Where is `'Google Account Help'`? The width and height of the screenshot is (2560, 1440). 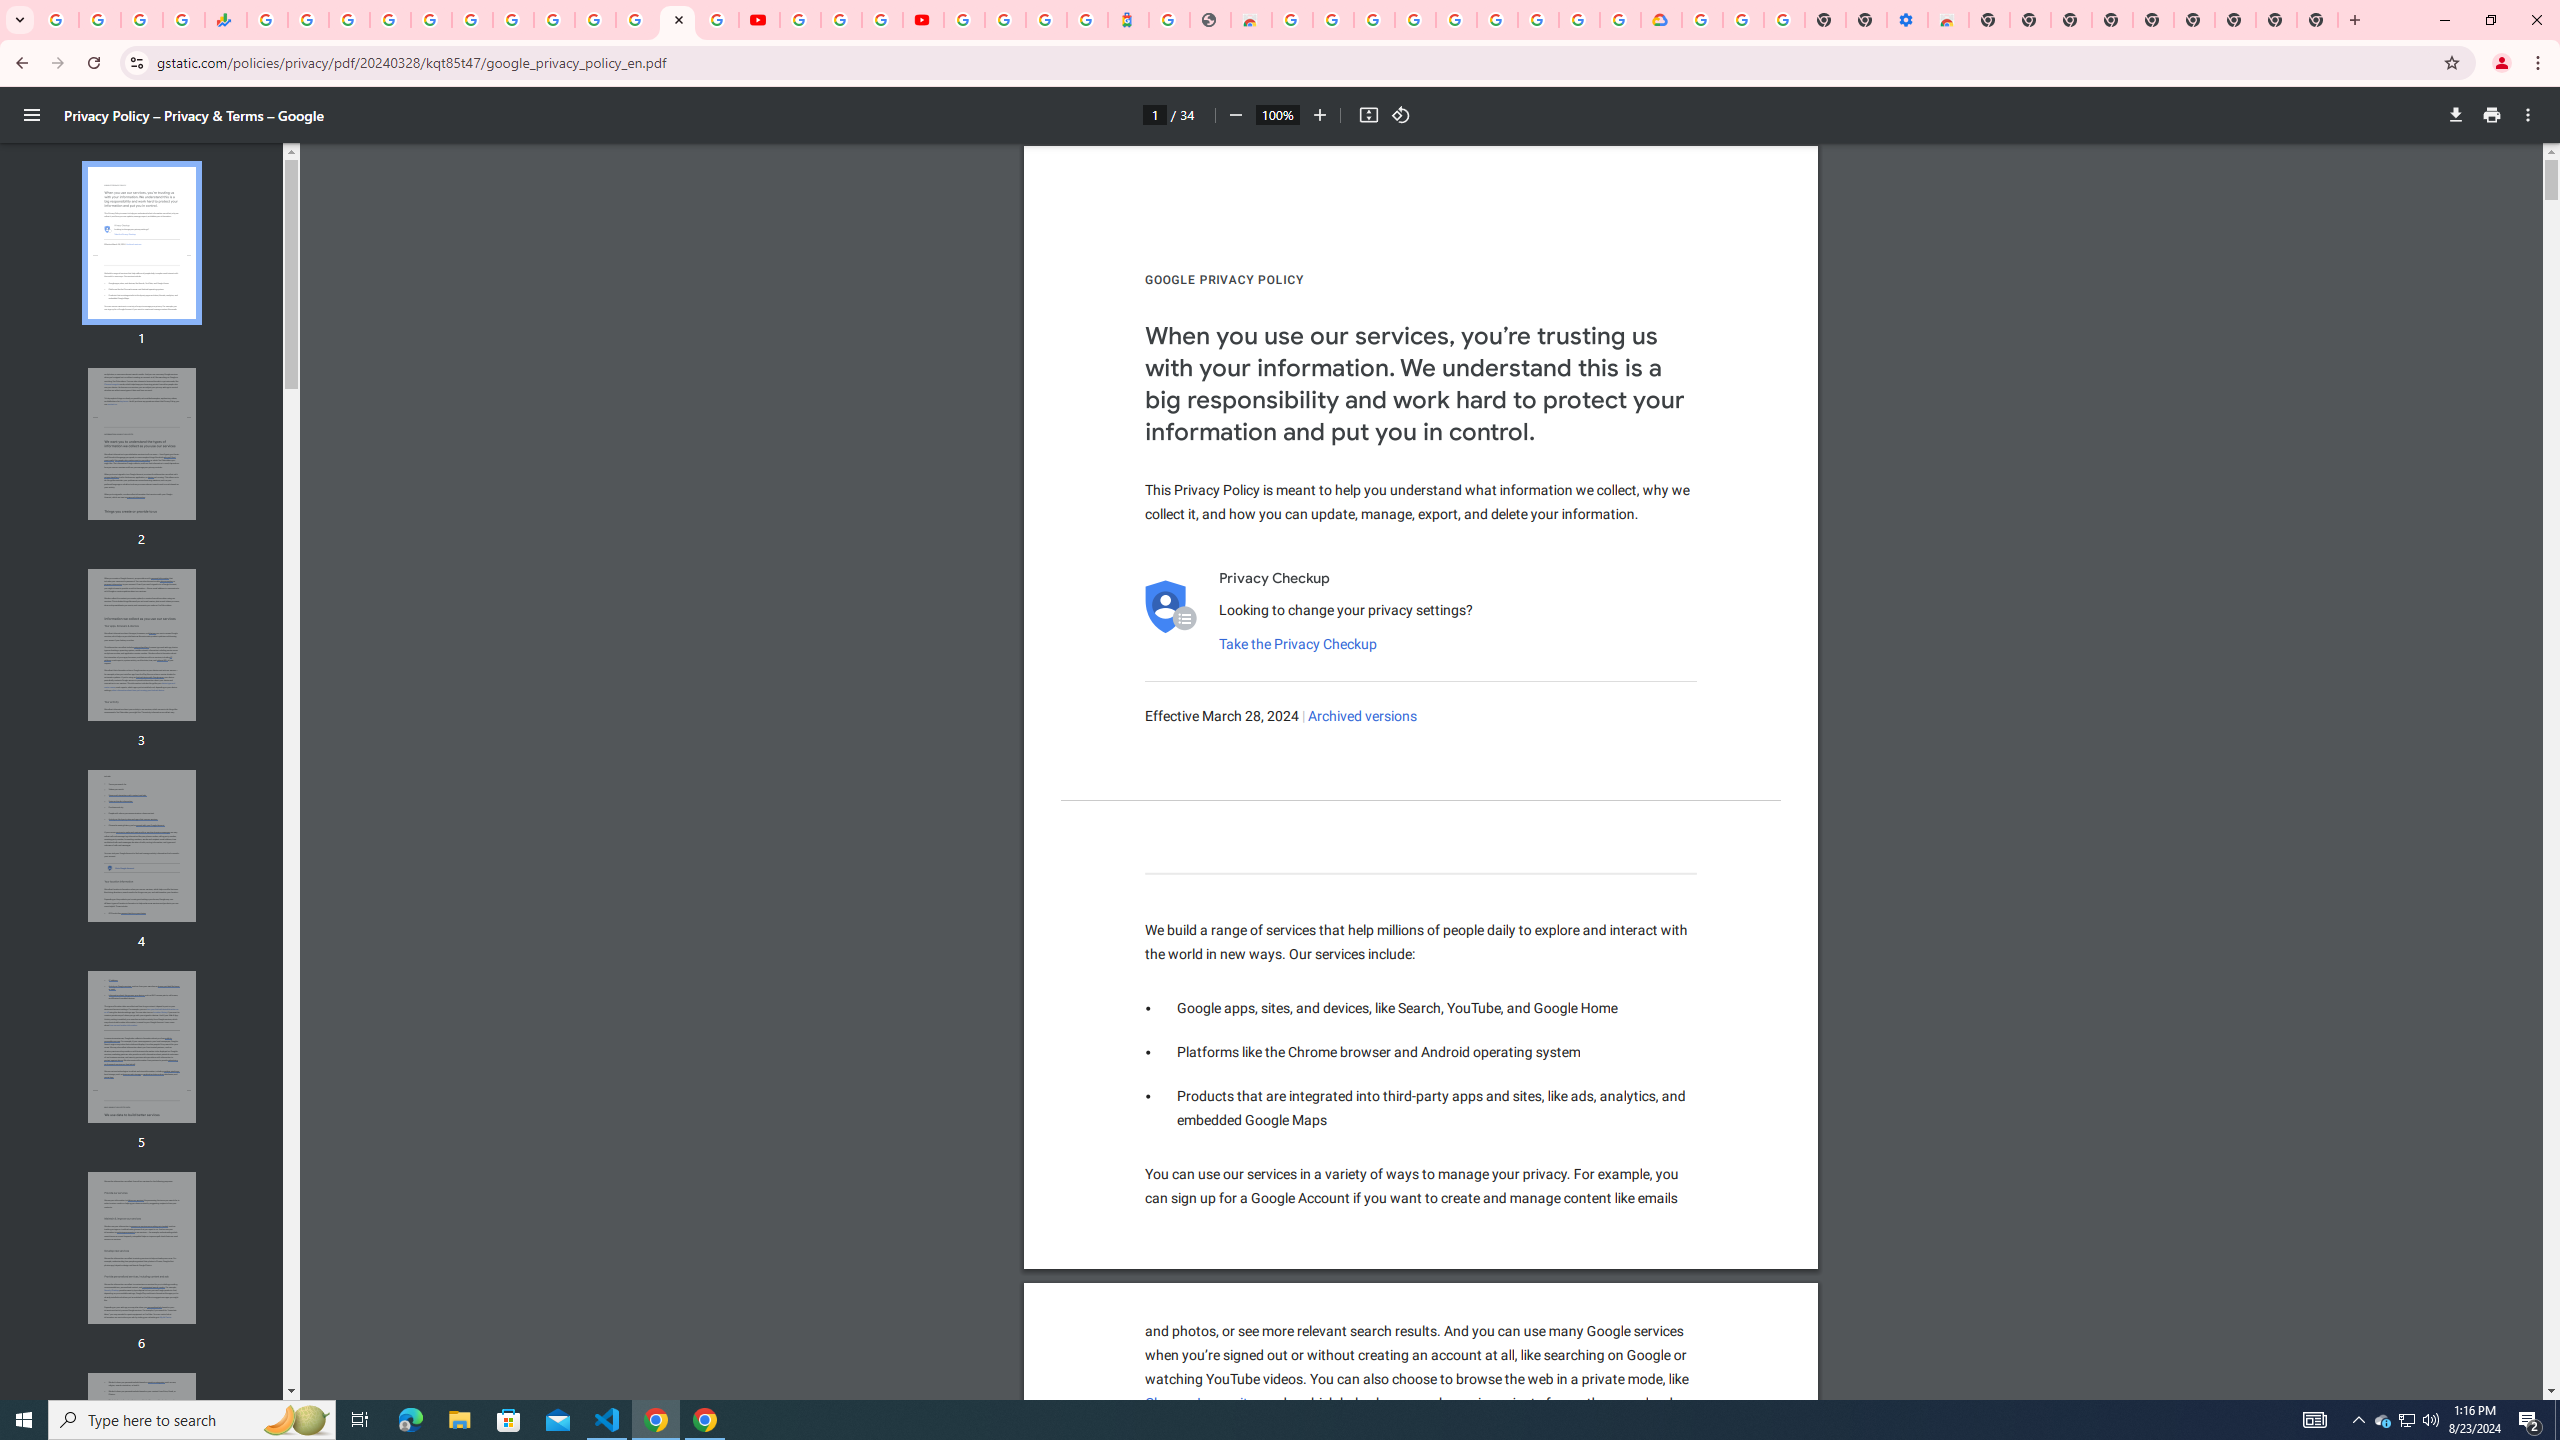
'Google Account Help' is located at coordinates (839, 19).